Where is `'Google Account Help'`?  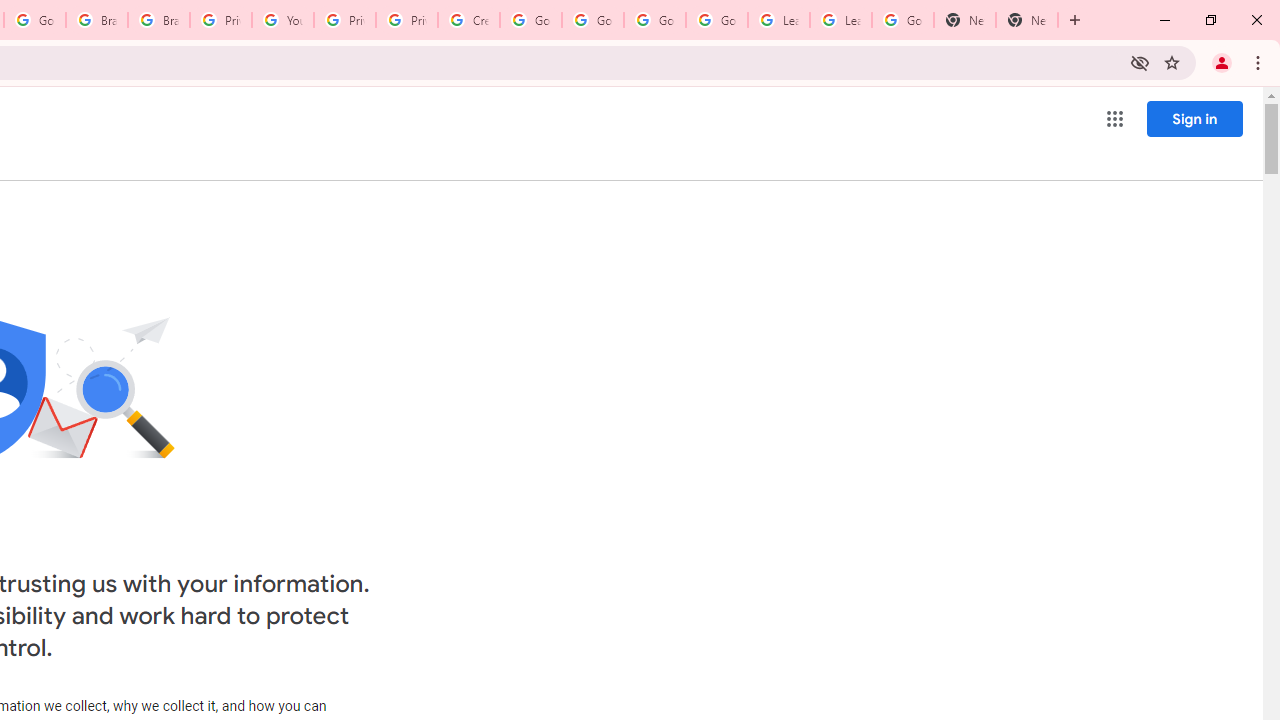 'Google Account Help' is located at coordinates (531, 20).